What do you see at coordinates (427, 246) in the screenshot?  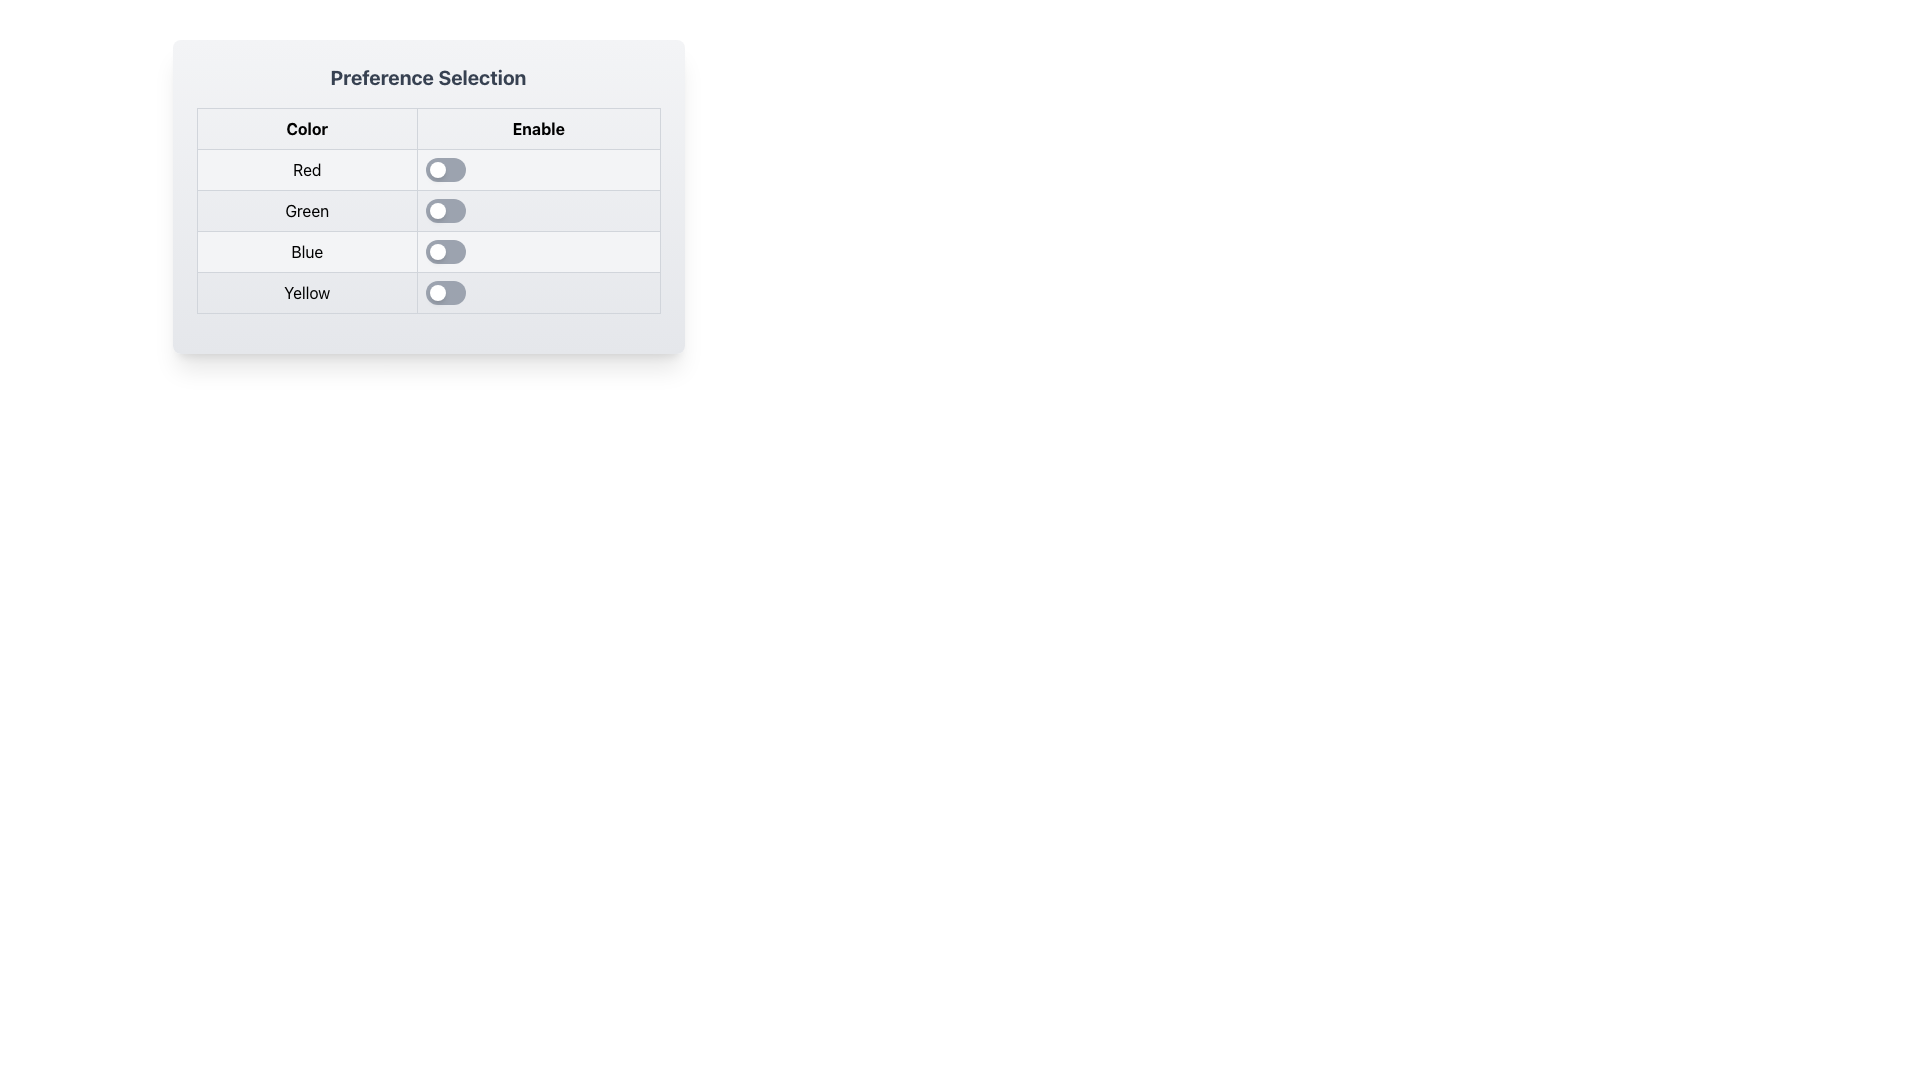 I see `the toggle switch in the 'Blue' preference row` at bounding box center [427, 246].